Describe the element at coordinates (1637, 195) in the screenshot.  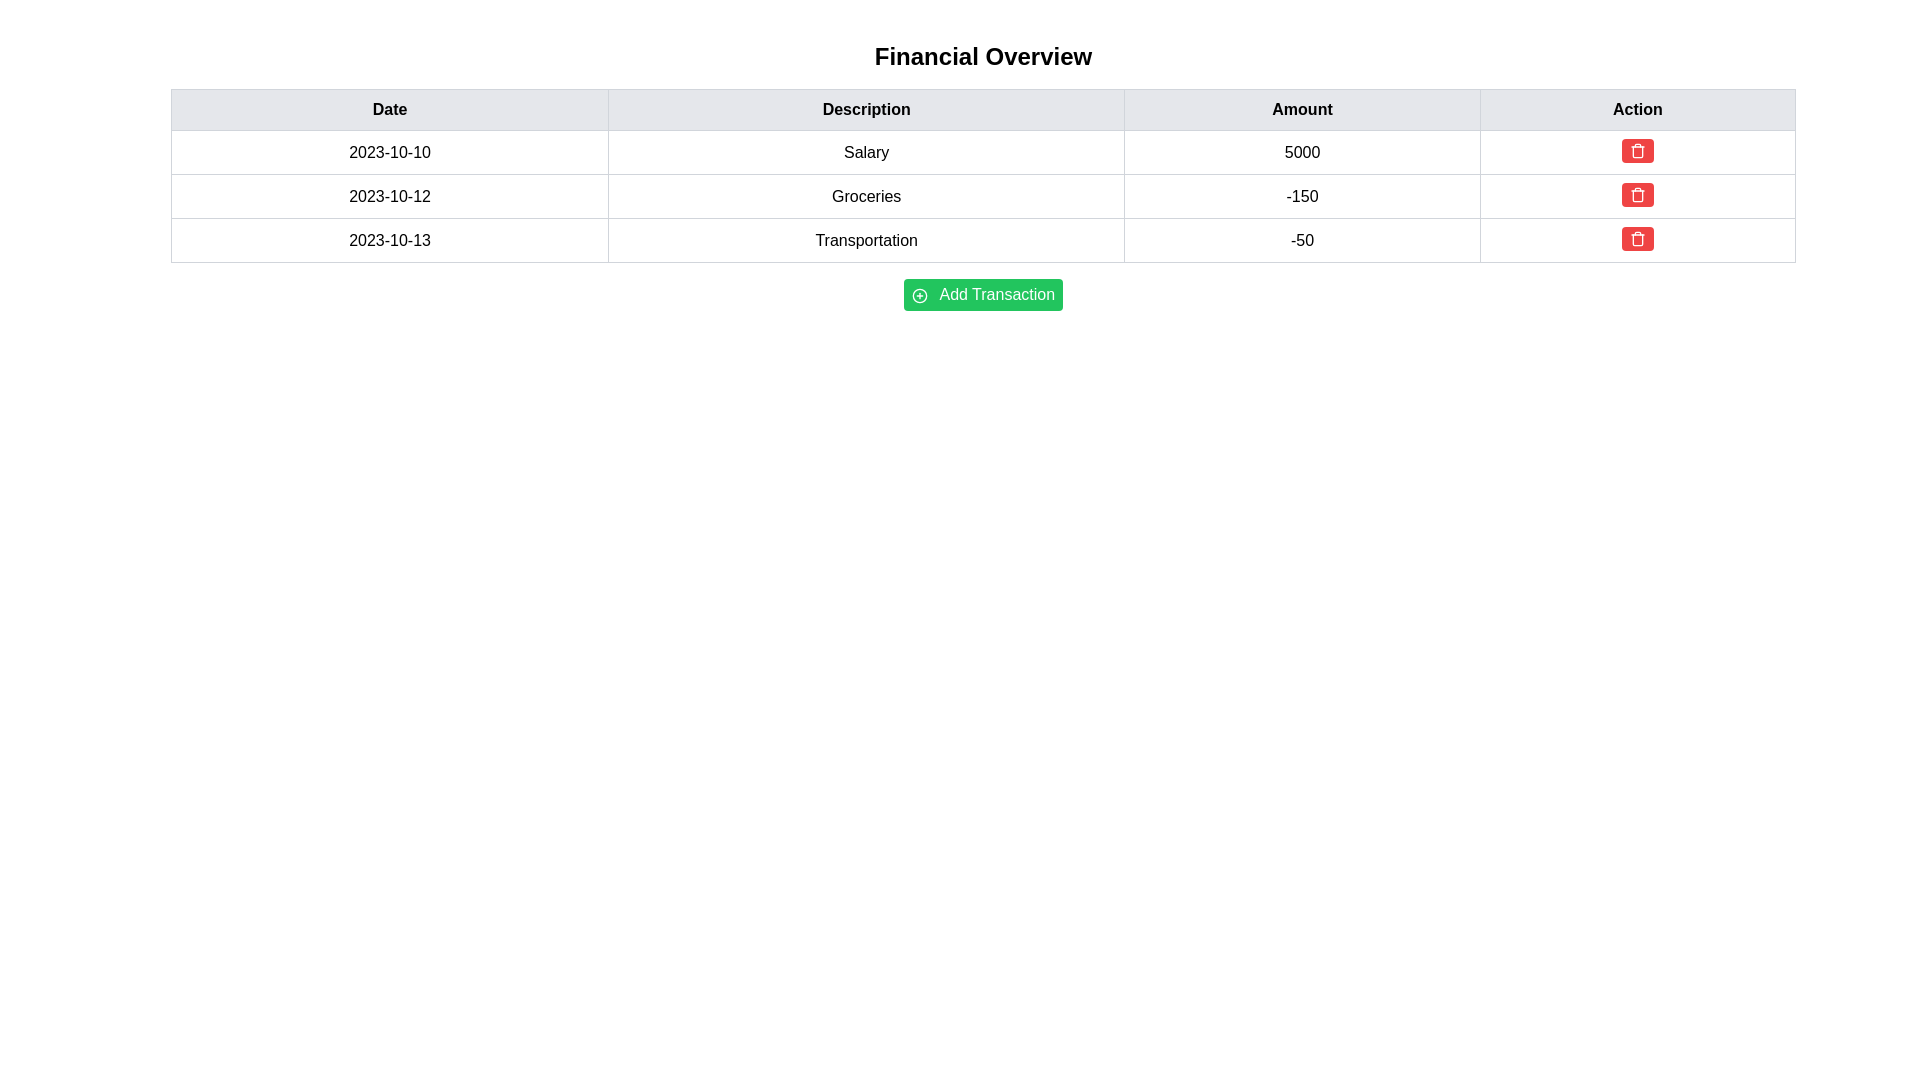
I see `the delete button located in the 'Action' column of the second row in the table` at that location.